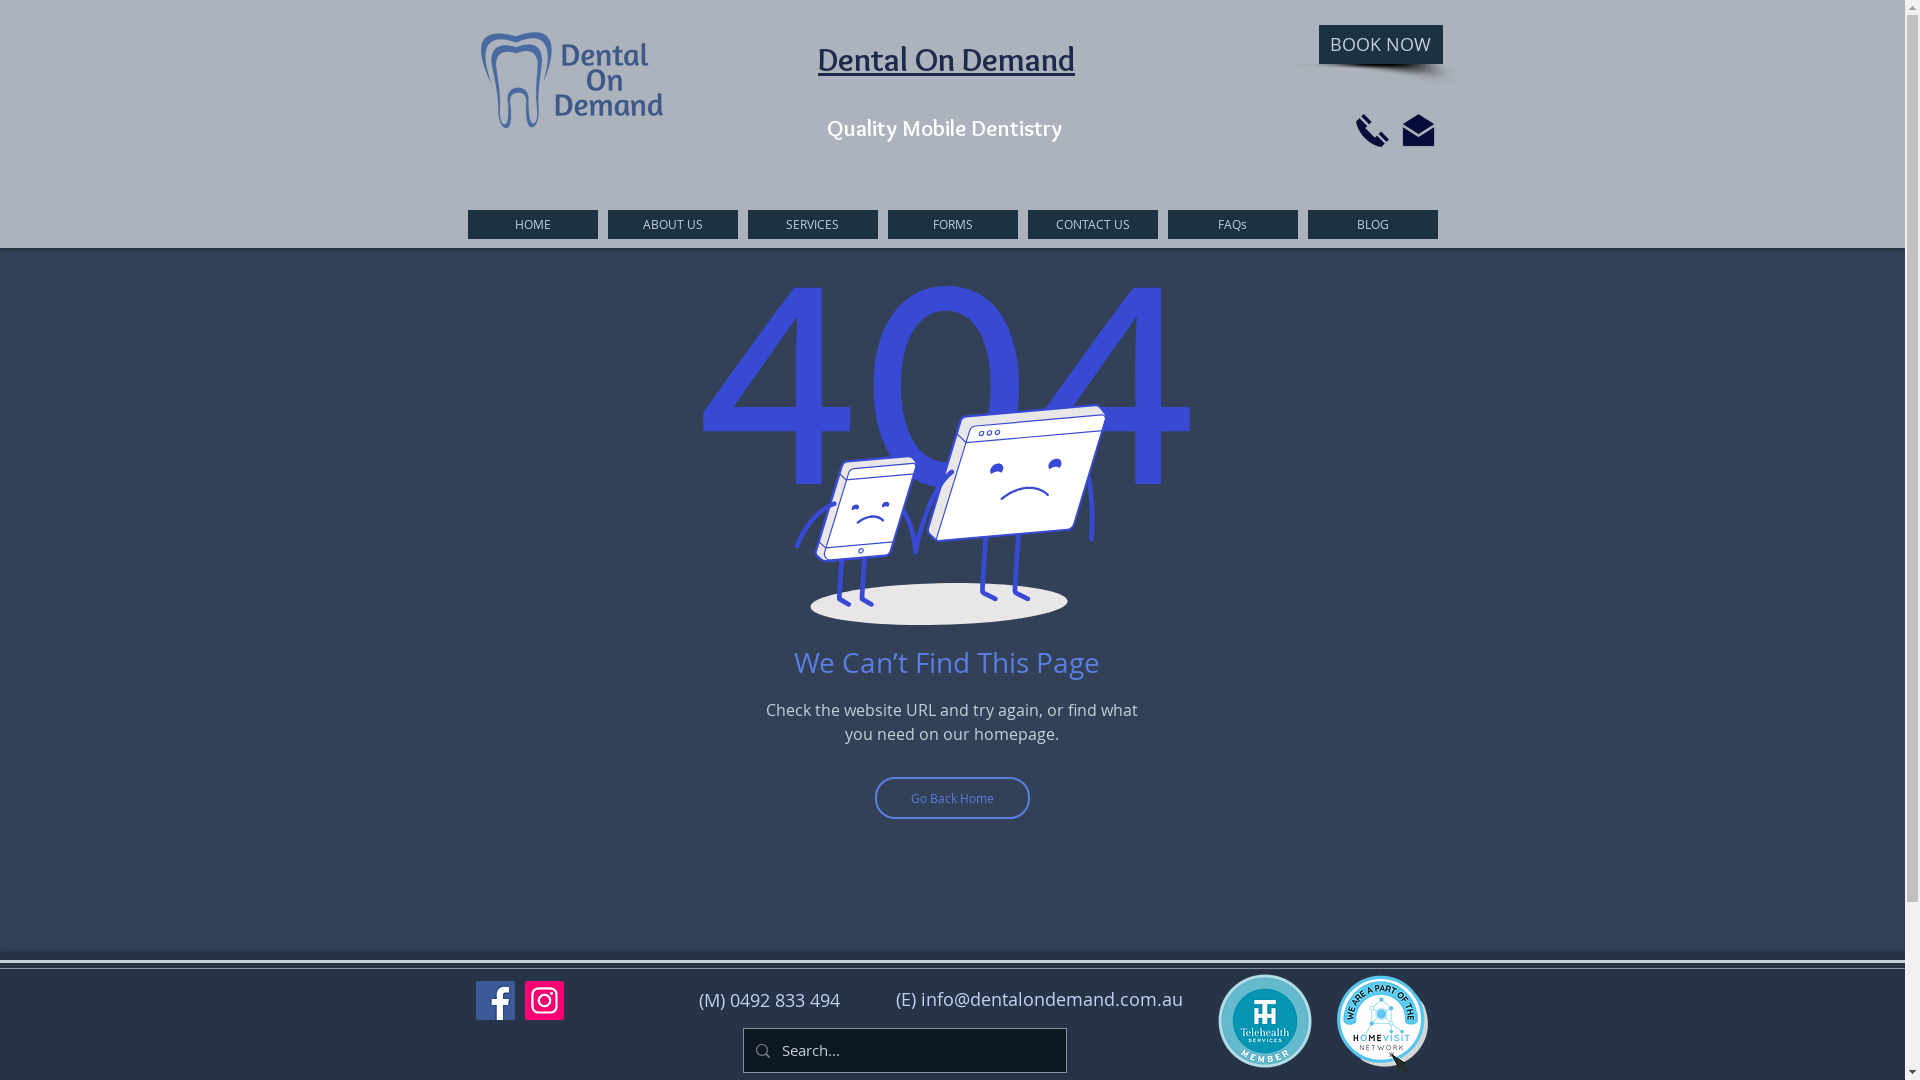 The width and height of the screenshot is (1920, 1080). I want to click on 'BOOK NOW', so click(1379, 44).